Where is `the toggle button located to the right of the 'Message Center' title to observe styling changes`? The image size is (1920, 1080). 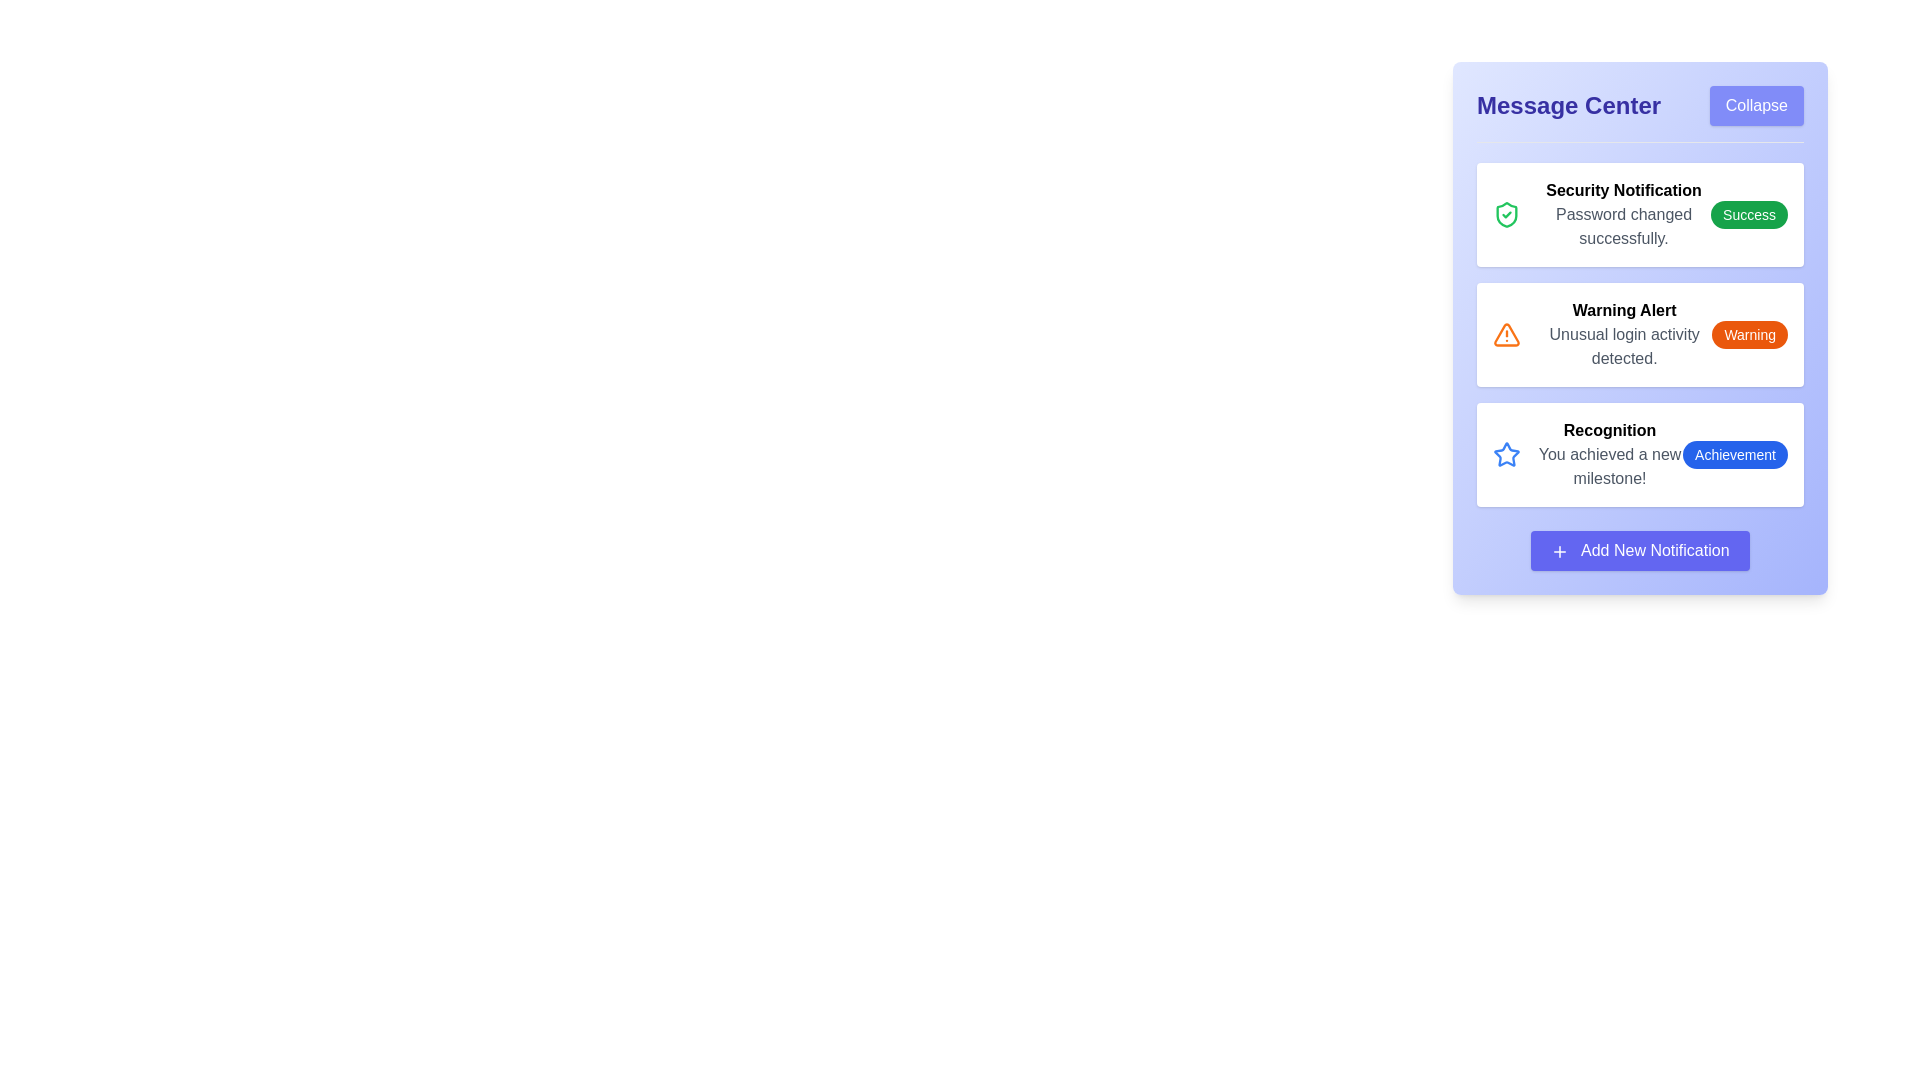
the toggle button located to the right of the 'Message Center' title to observe styling changes is located at coordinates (1755, 105).